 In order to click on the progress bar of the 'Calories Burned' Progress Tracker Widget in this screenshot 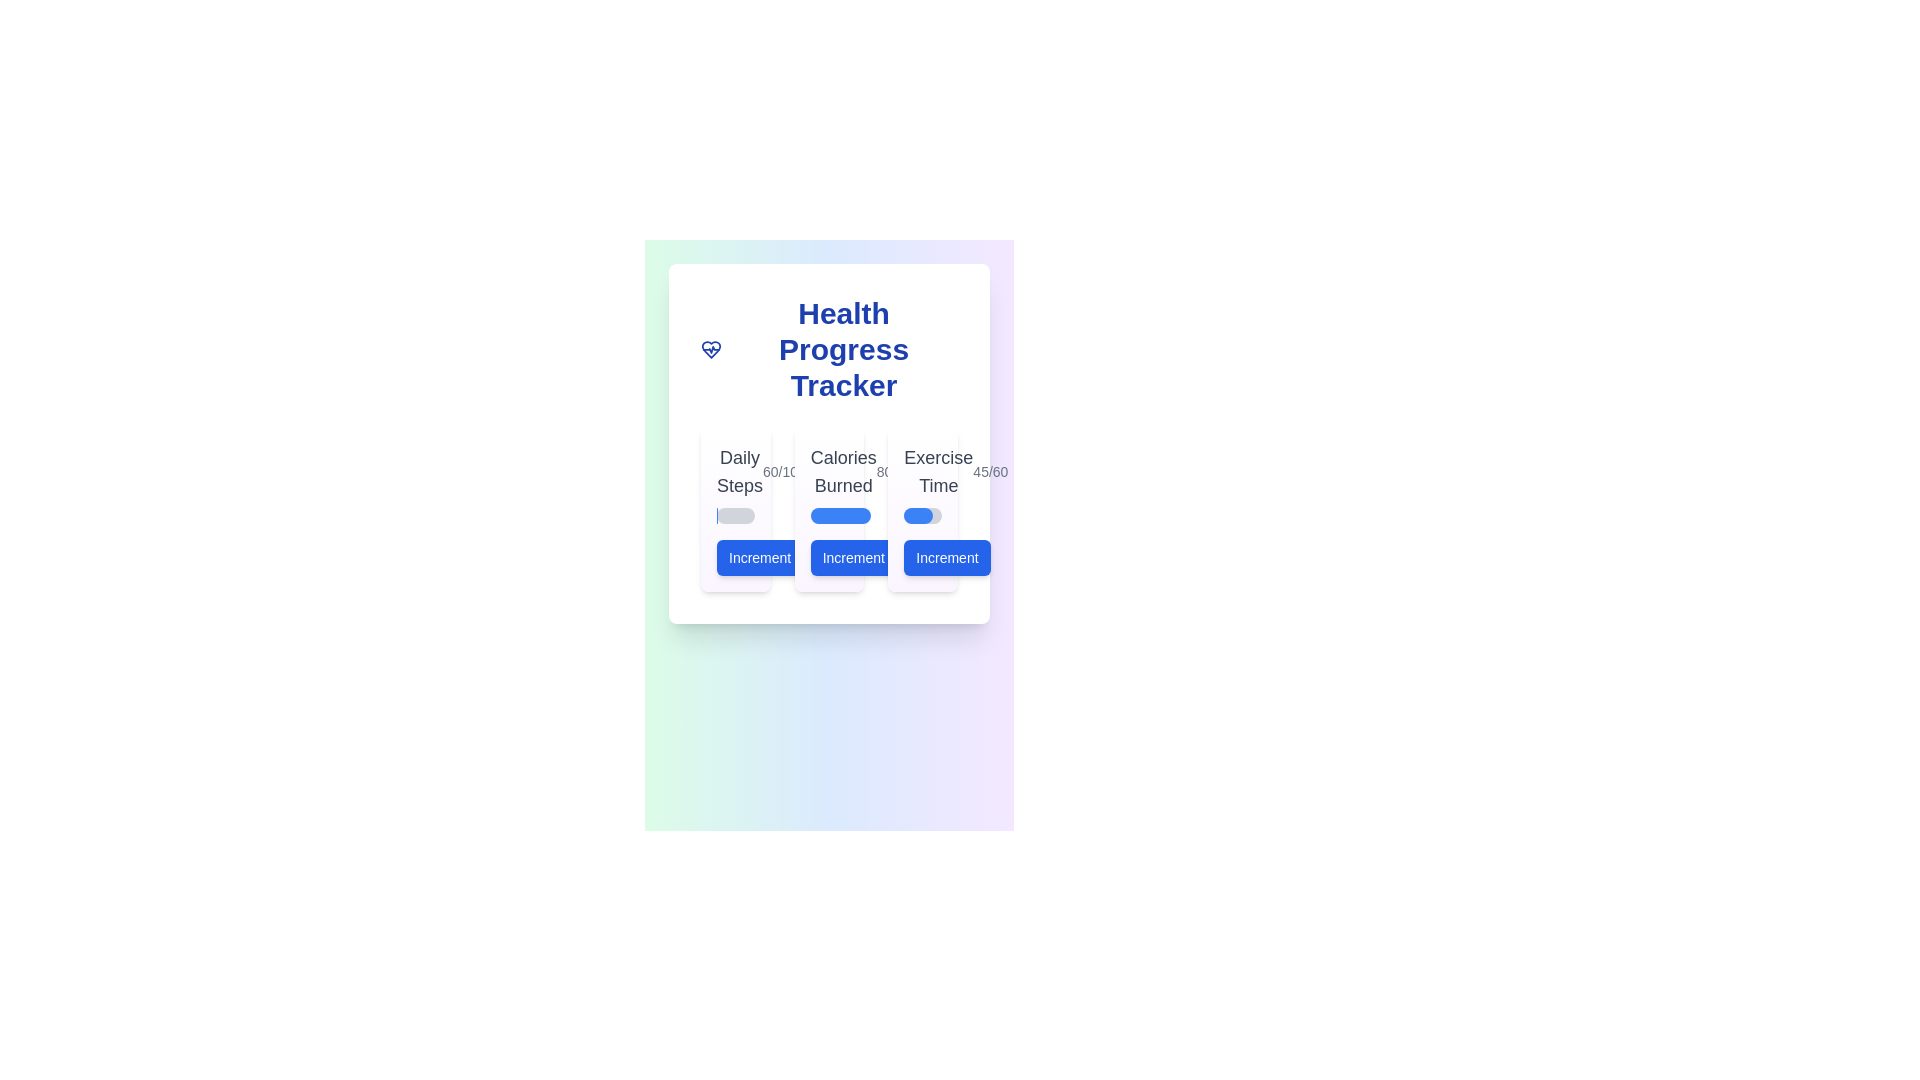, I will do `click(829, 508)`.